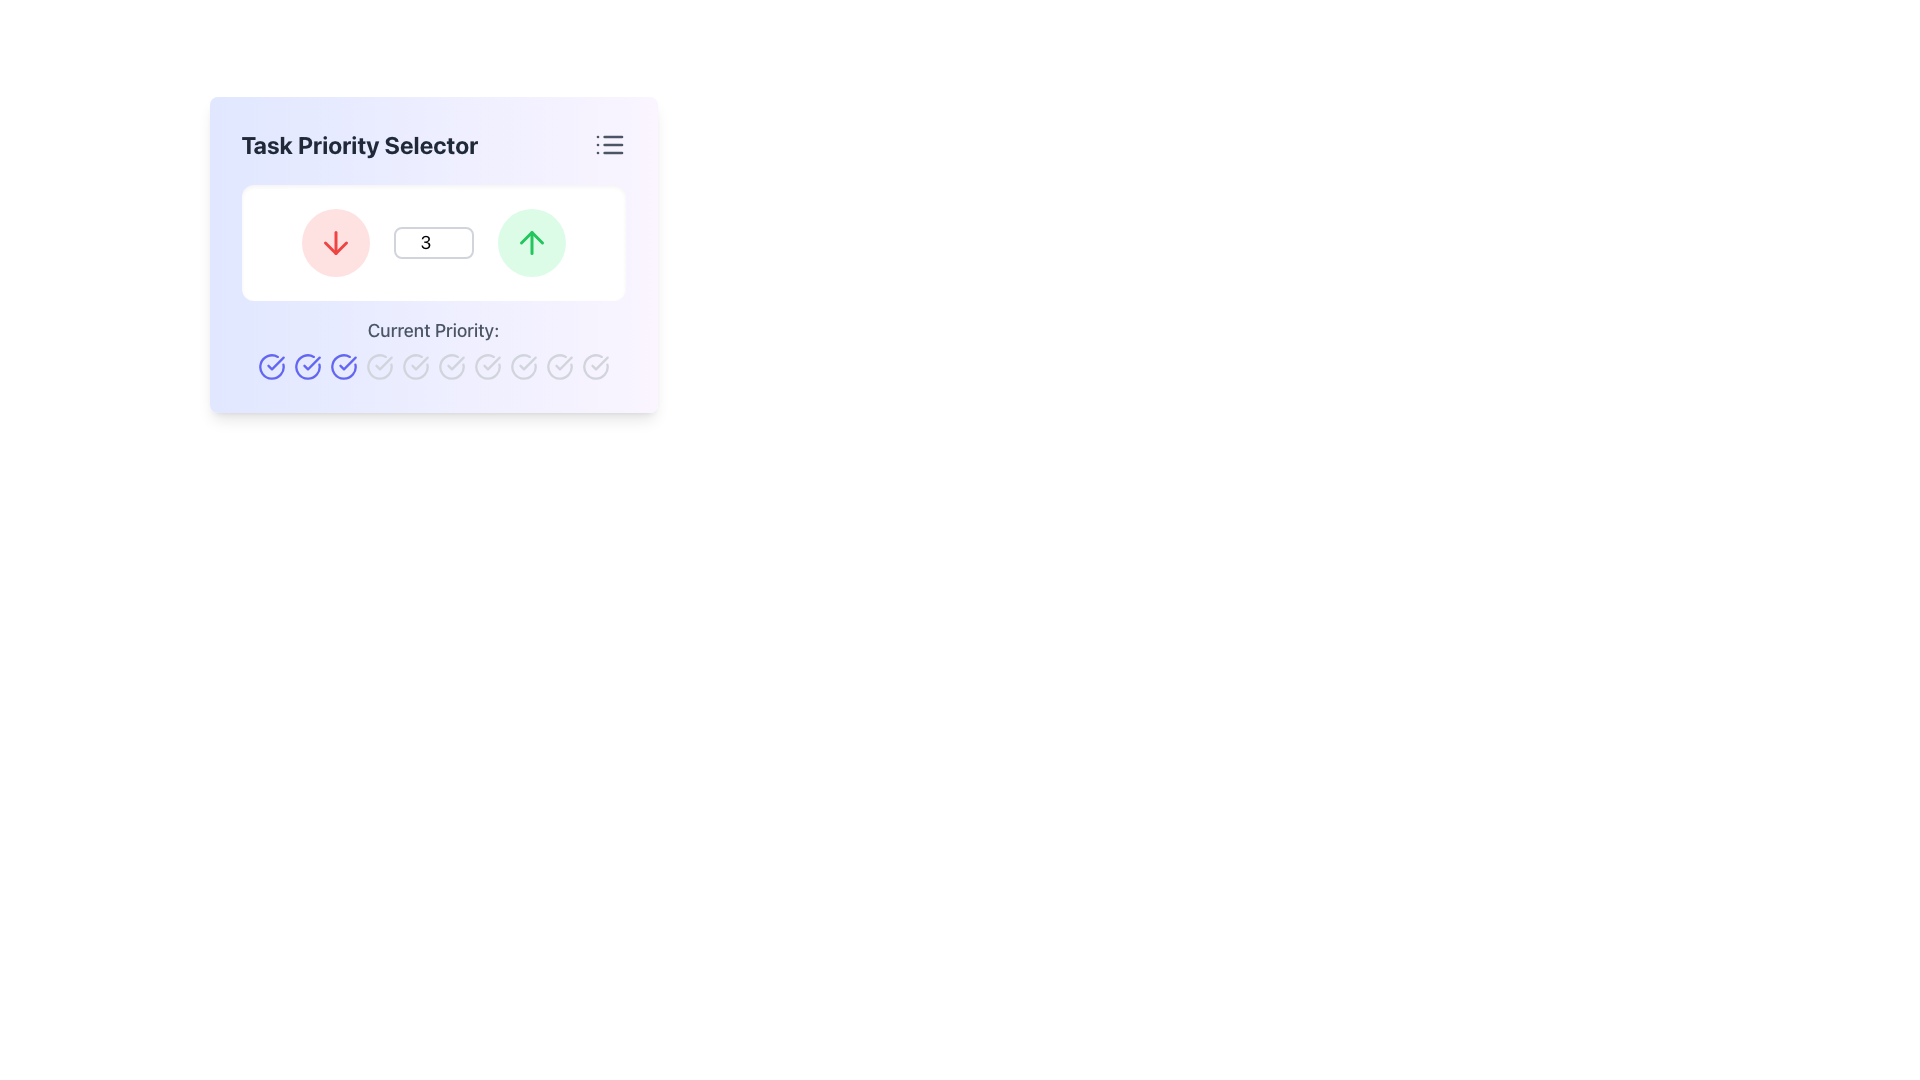 This screenshot has width=1920, height=1080. What do you see at coordinates (523, 366) in the screenshot?
I see `the circular icon with a dashed perimeter located in the bottom row of indicators, specifically the fifth icon from the left` at bounding box center [523, 366].